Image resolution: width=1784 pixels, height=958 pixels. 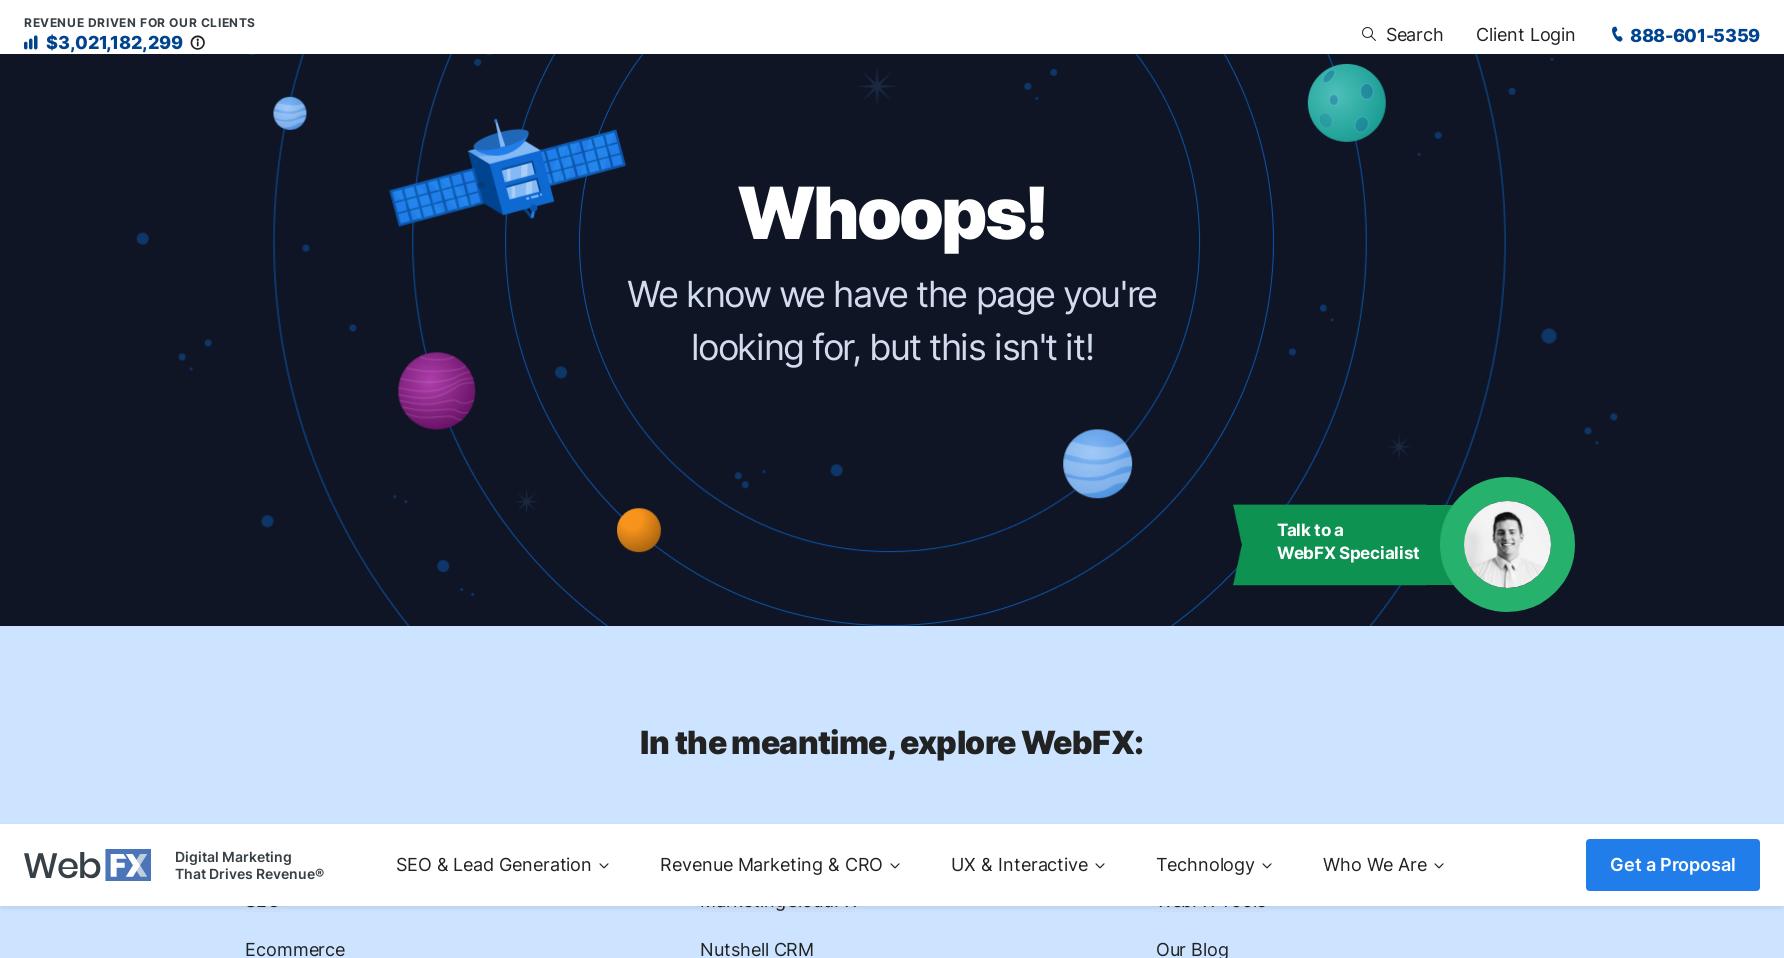 I want to click on 'Owner', so click(x=1606, y=766).